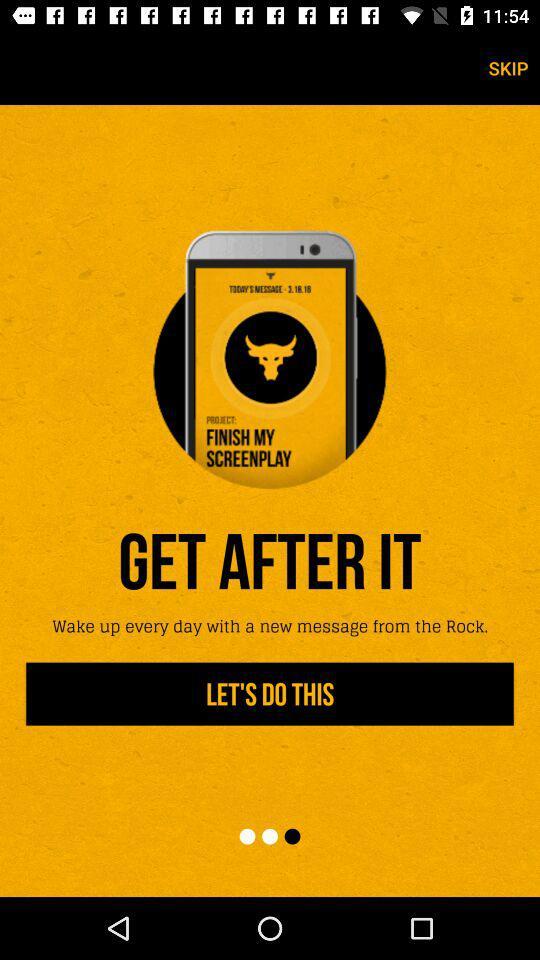 The image size is (540, 960). I want to click on the skip icon, so click(508, 68).